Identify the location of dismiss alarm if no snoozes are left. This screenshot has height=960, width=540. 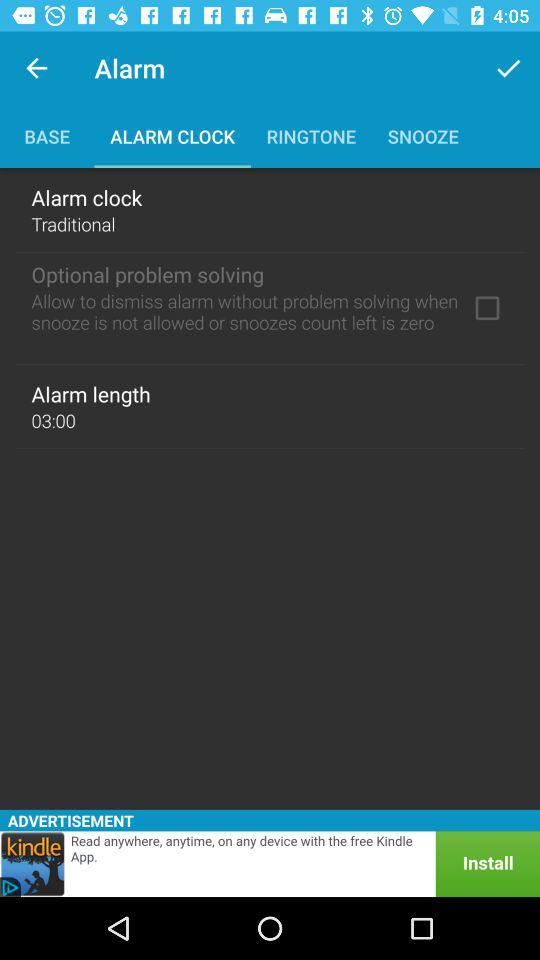
(486, 308).